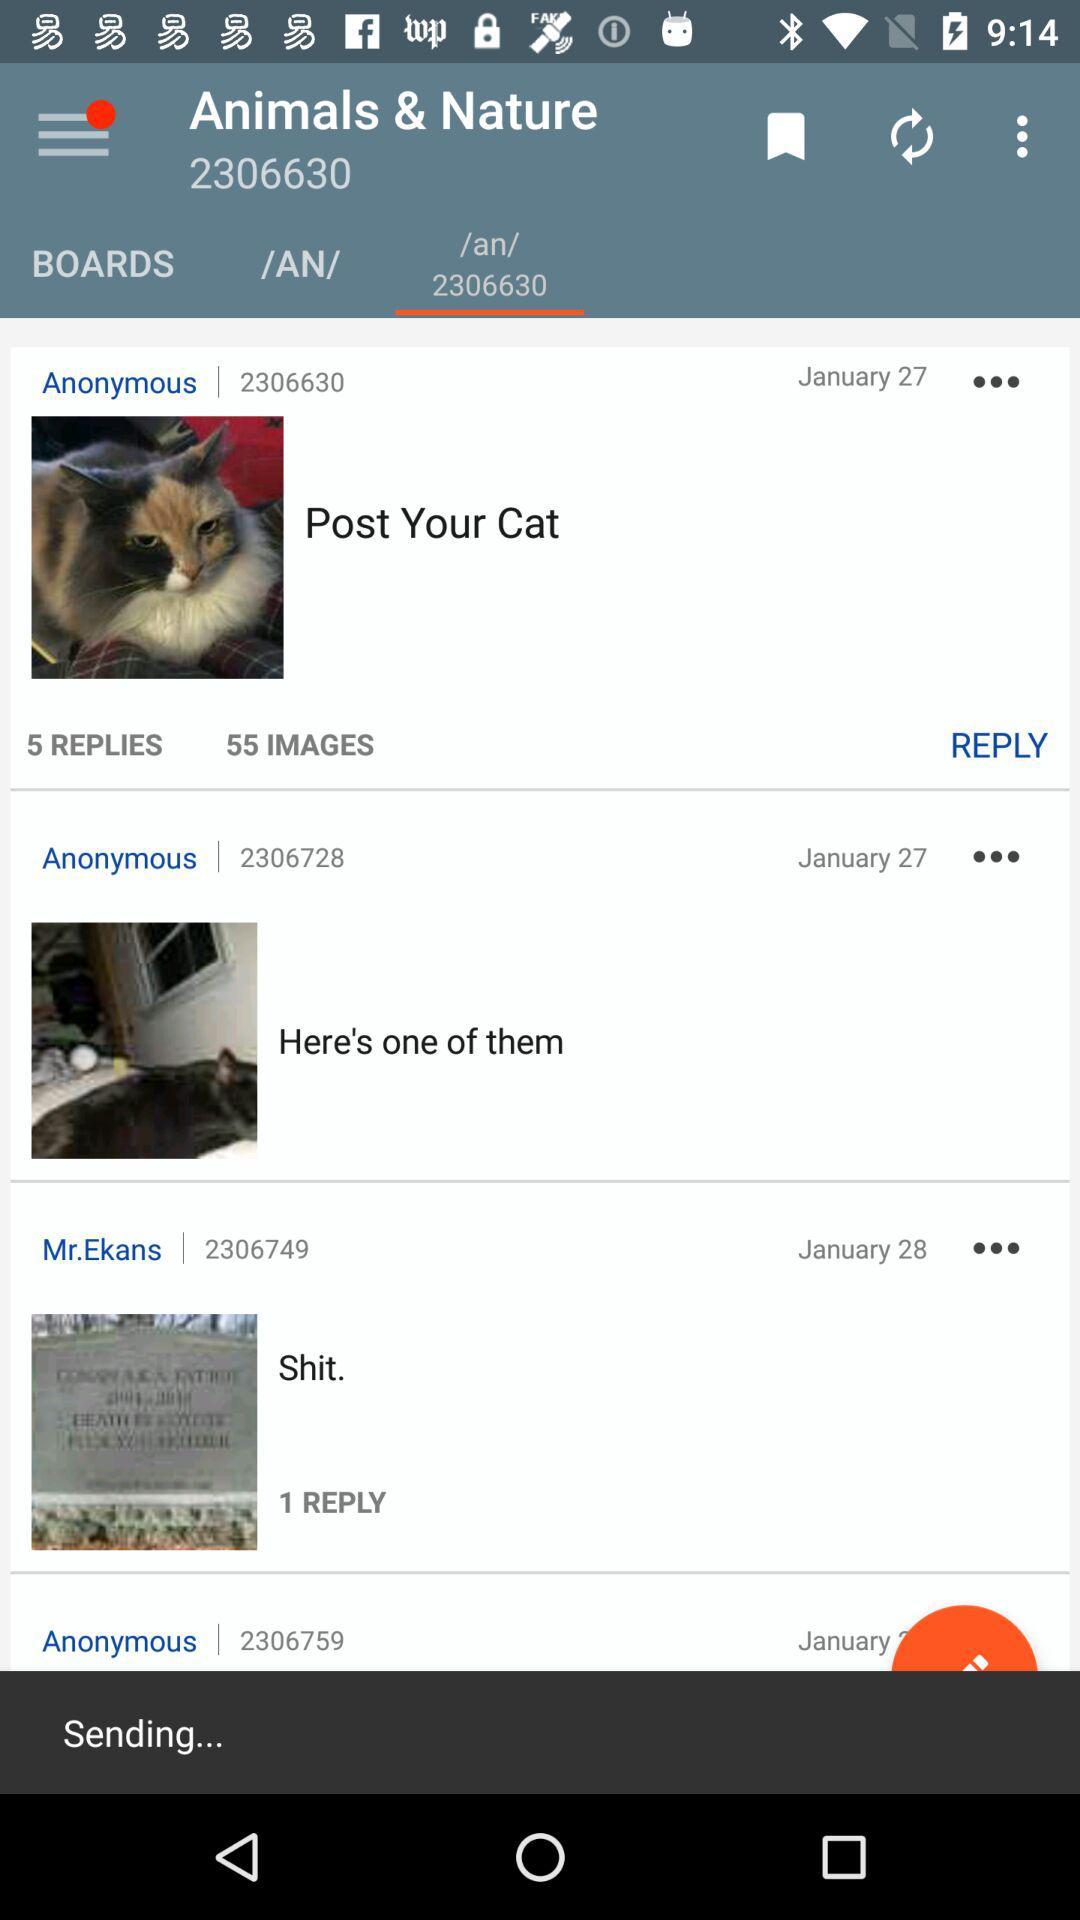  I want to click on menu option, so click(72, 135).